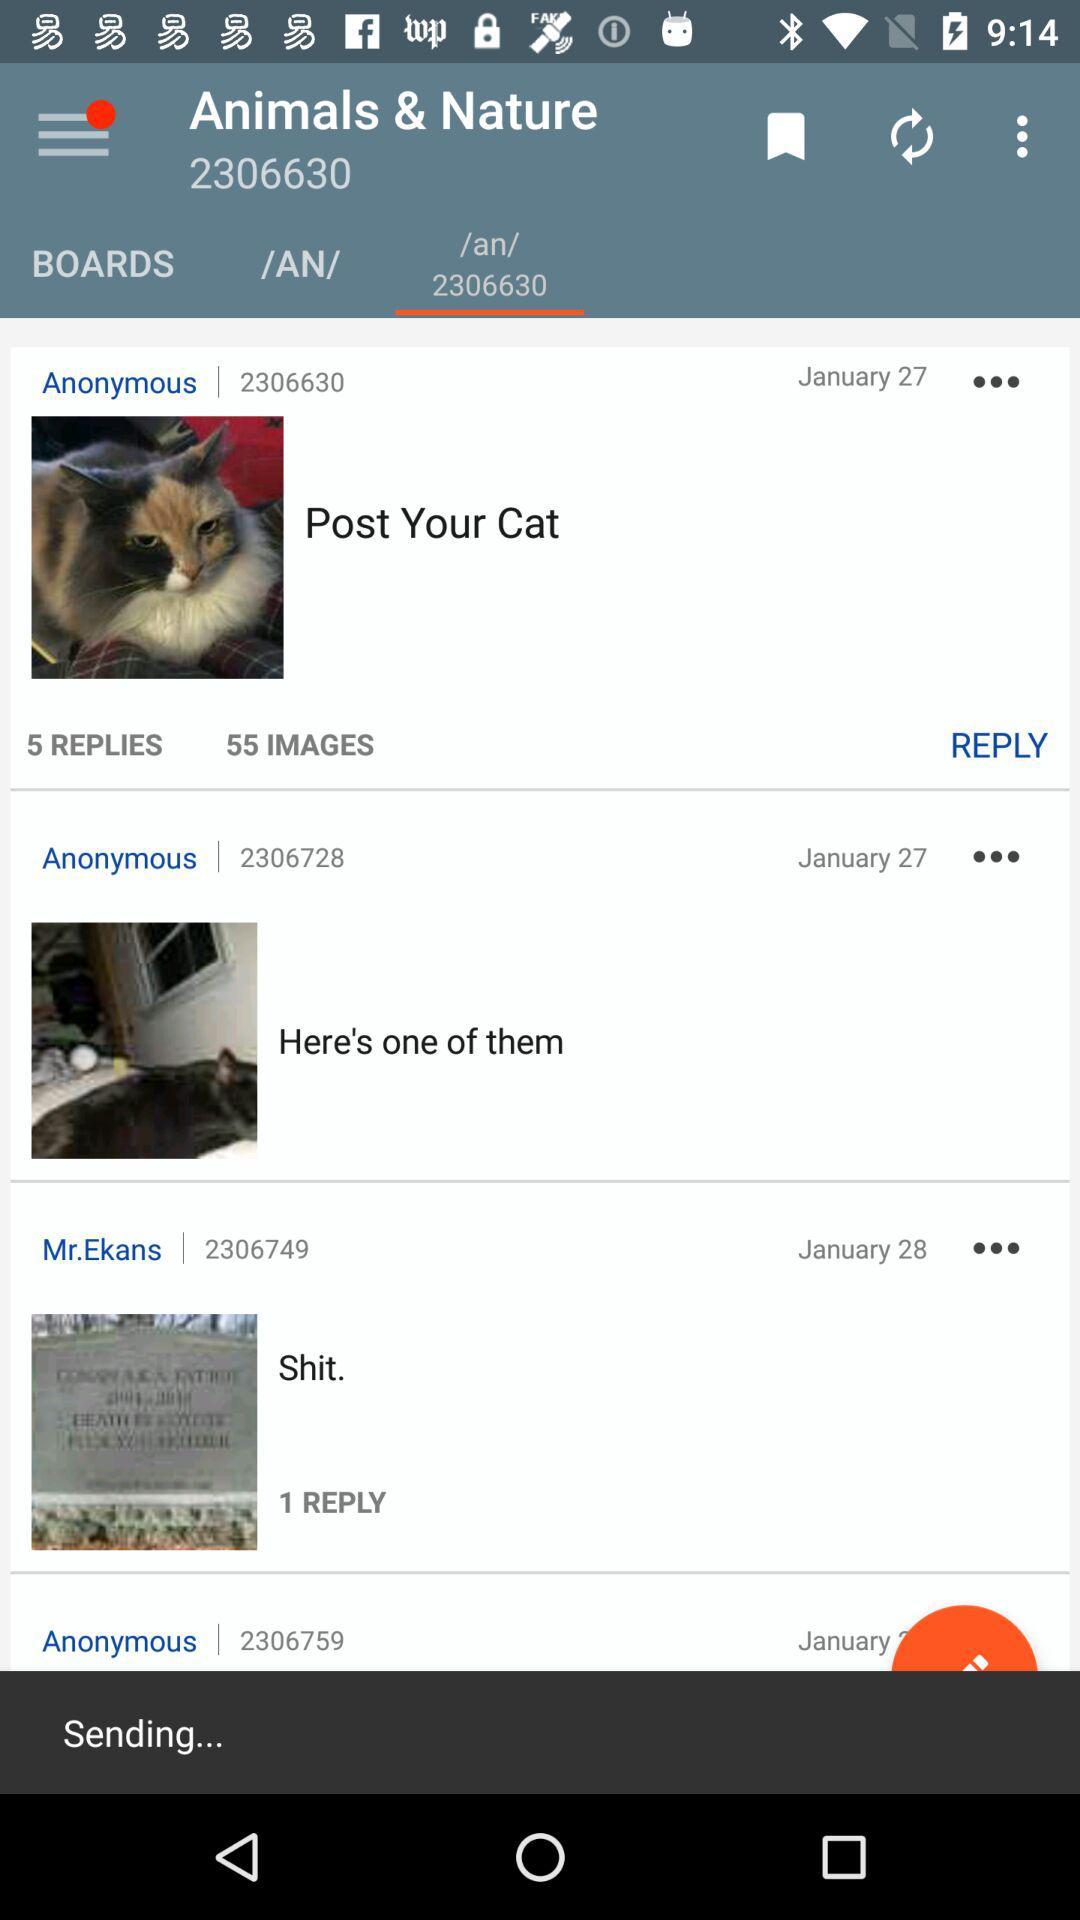  I want to click on menu option, so click(72, 135).